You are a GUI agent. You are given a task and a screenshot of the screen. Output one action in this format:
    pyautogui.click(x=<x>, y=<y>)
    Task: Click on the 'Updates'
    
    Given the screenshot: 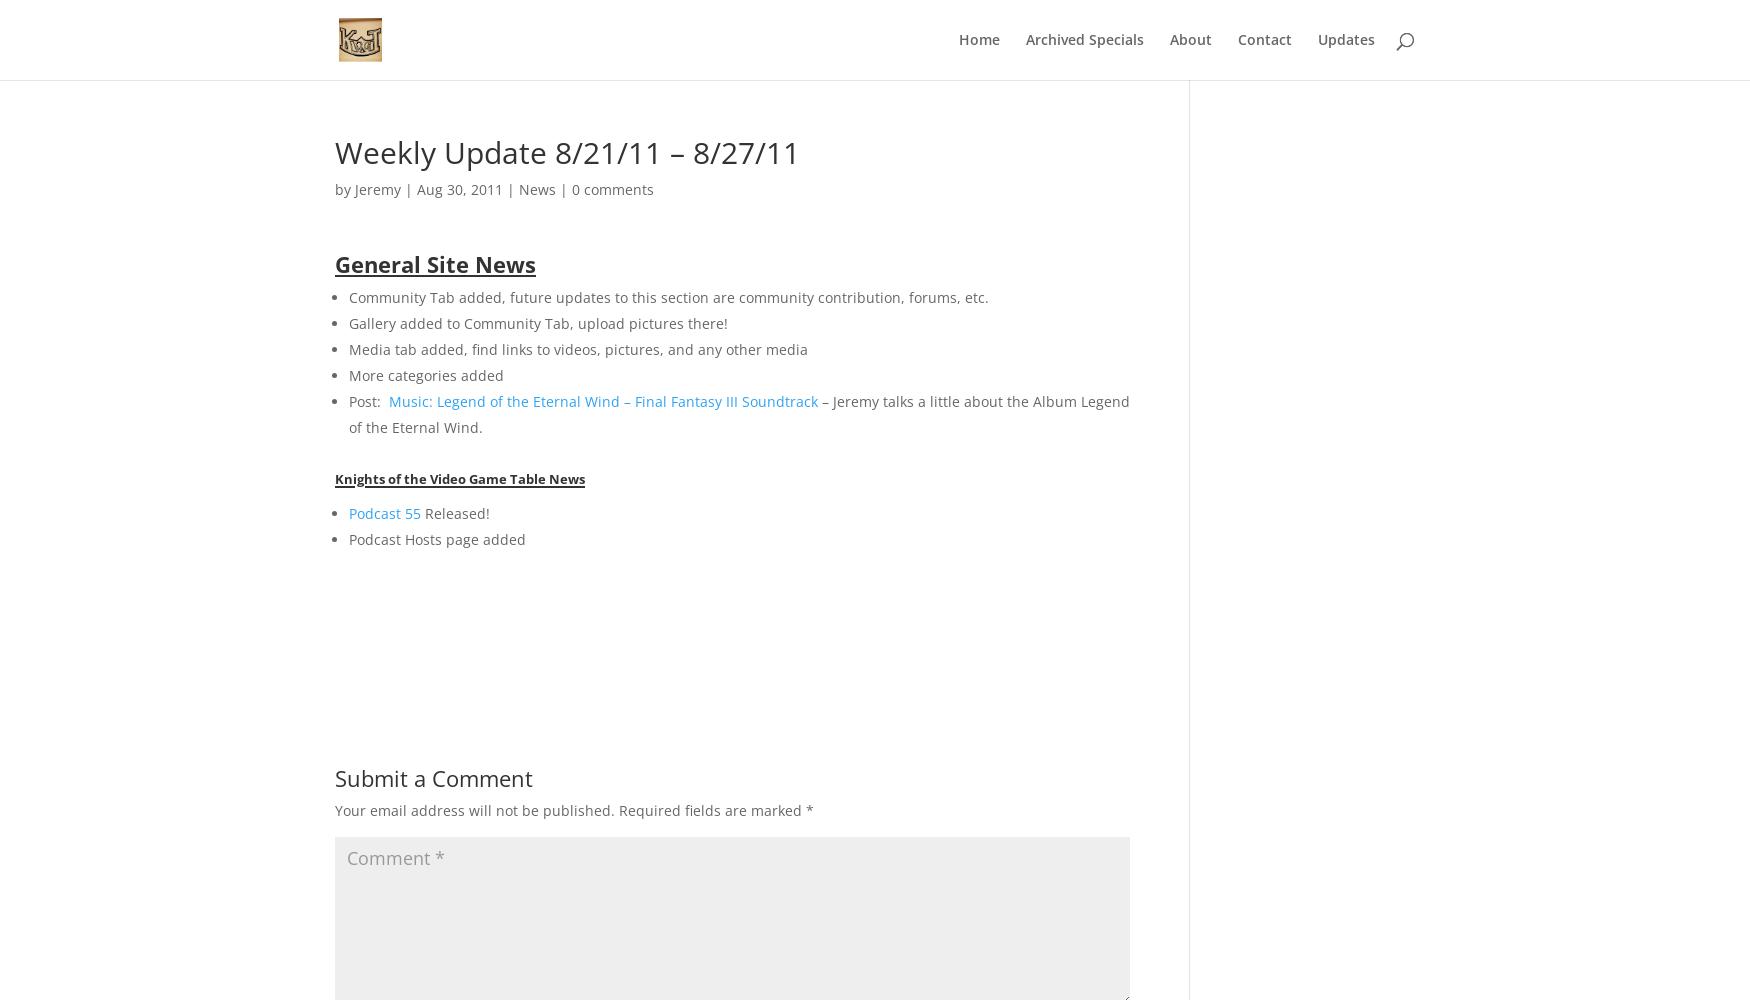 What is the action you would take?
    pyautogui.click(x=1346, y=39)
    